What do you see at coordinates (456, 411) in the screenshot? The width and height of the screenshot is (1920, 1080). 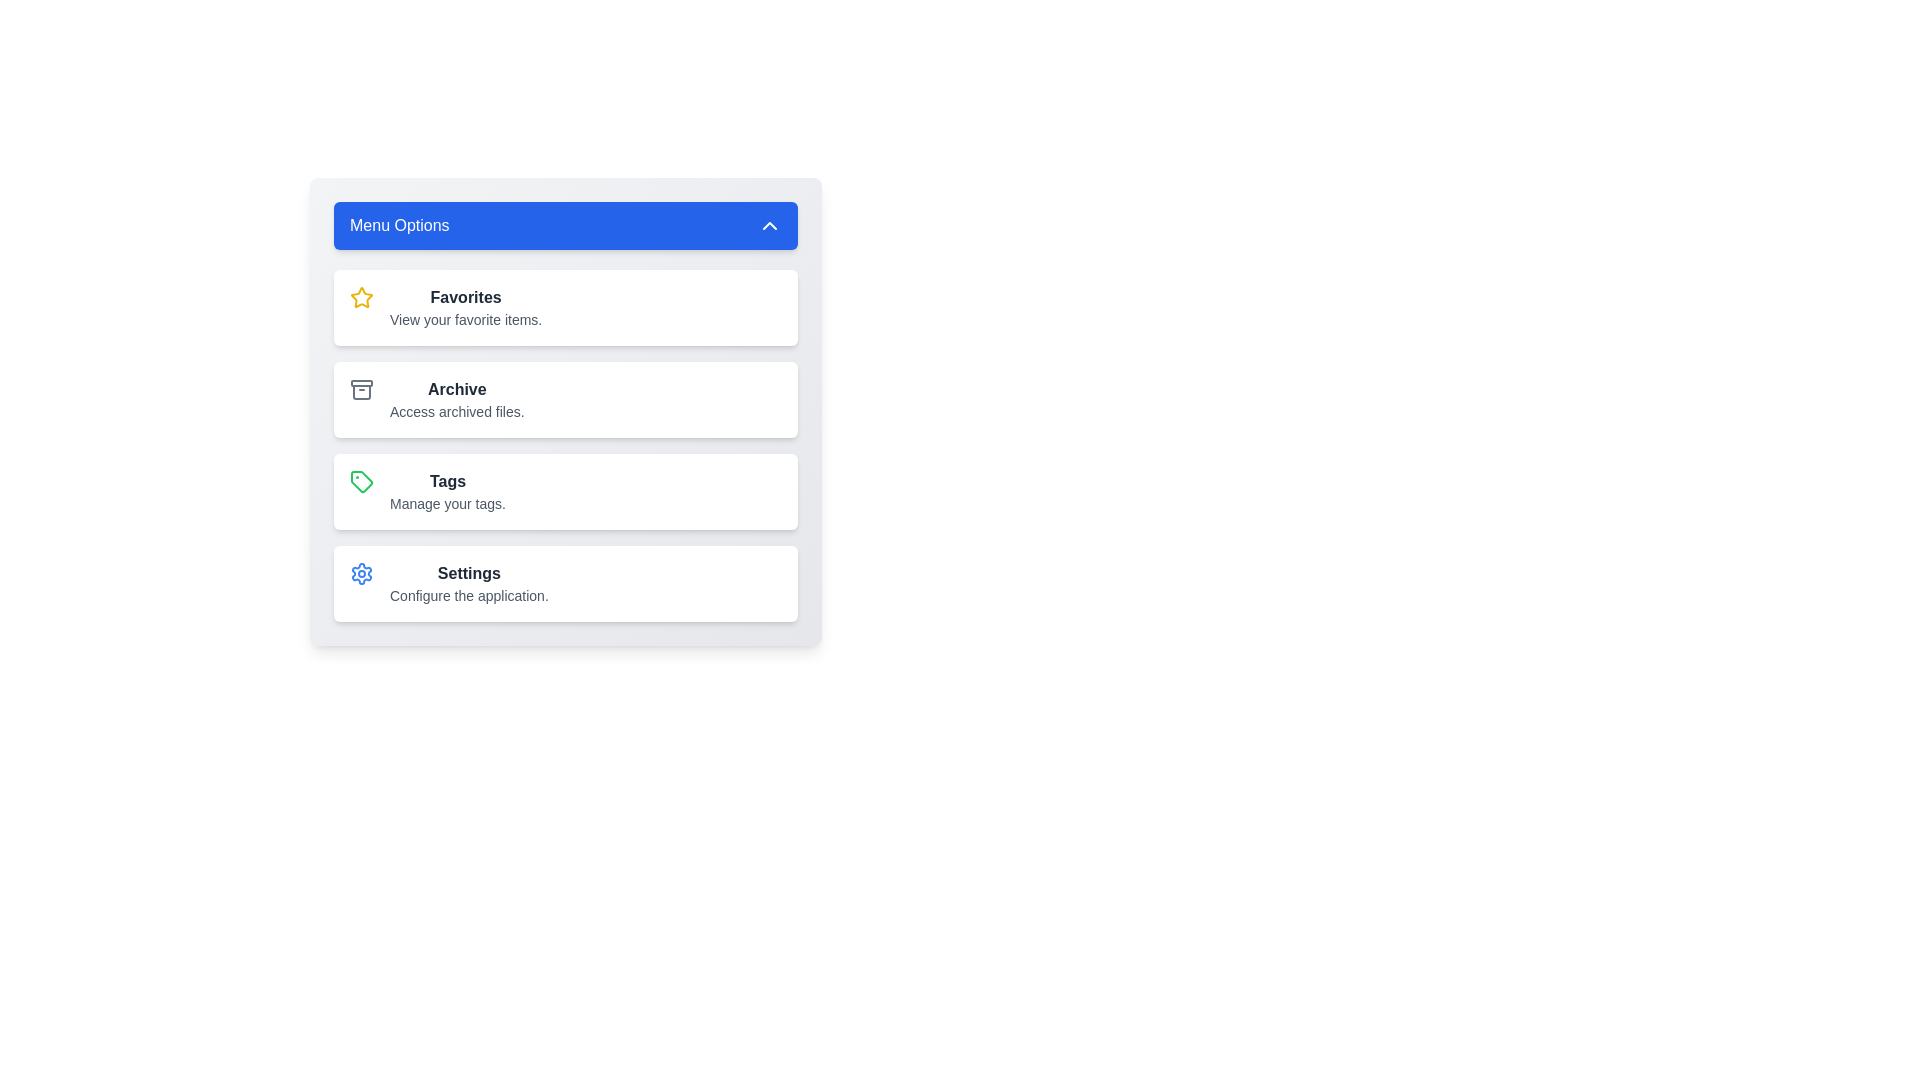 I see `the text block displaying 'Access archived files.' which is located beneath the bold title 'Archive' in the menu options` at bounding box center [456, 411].